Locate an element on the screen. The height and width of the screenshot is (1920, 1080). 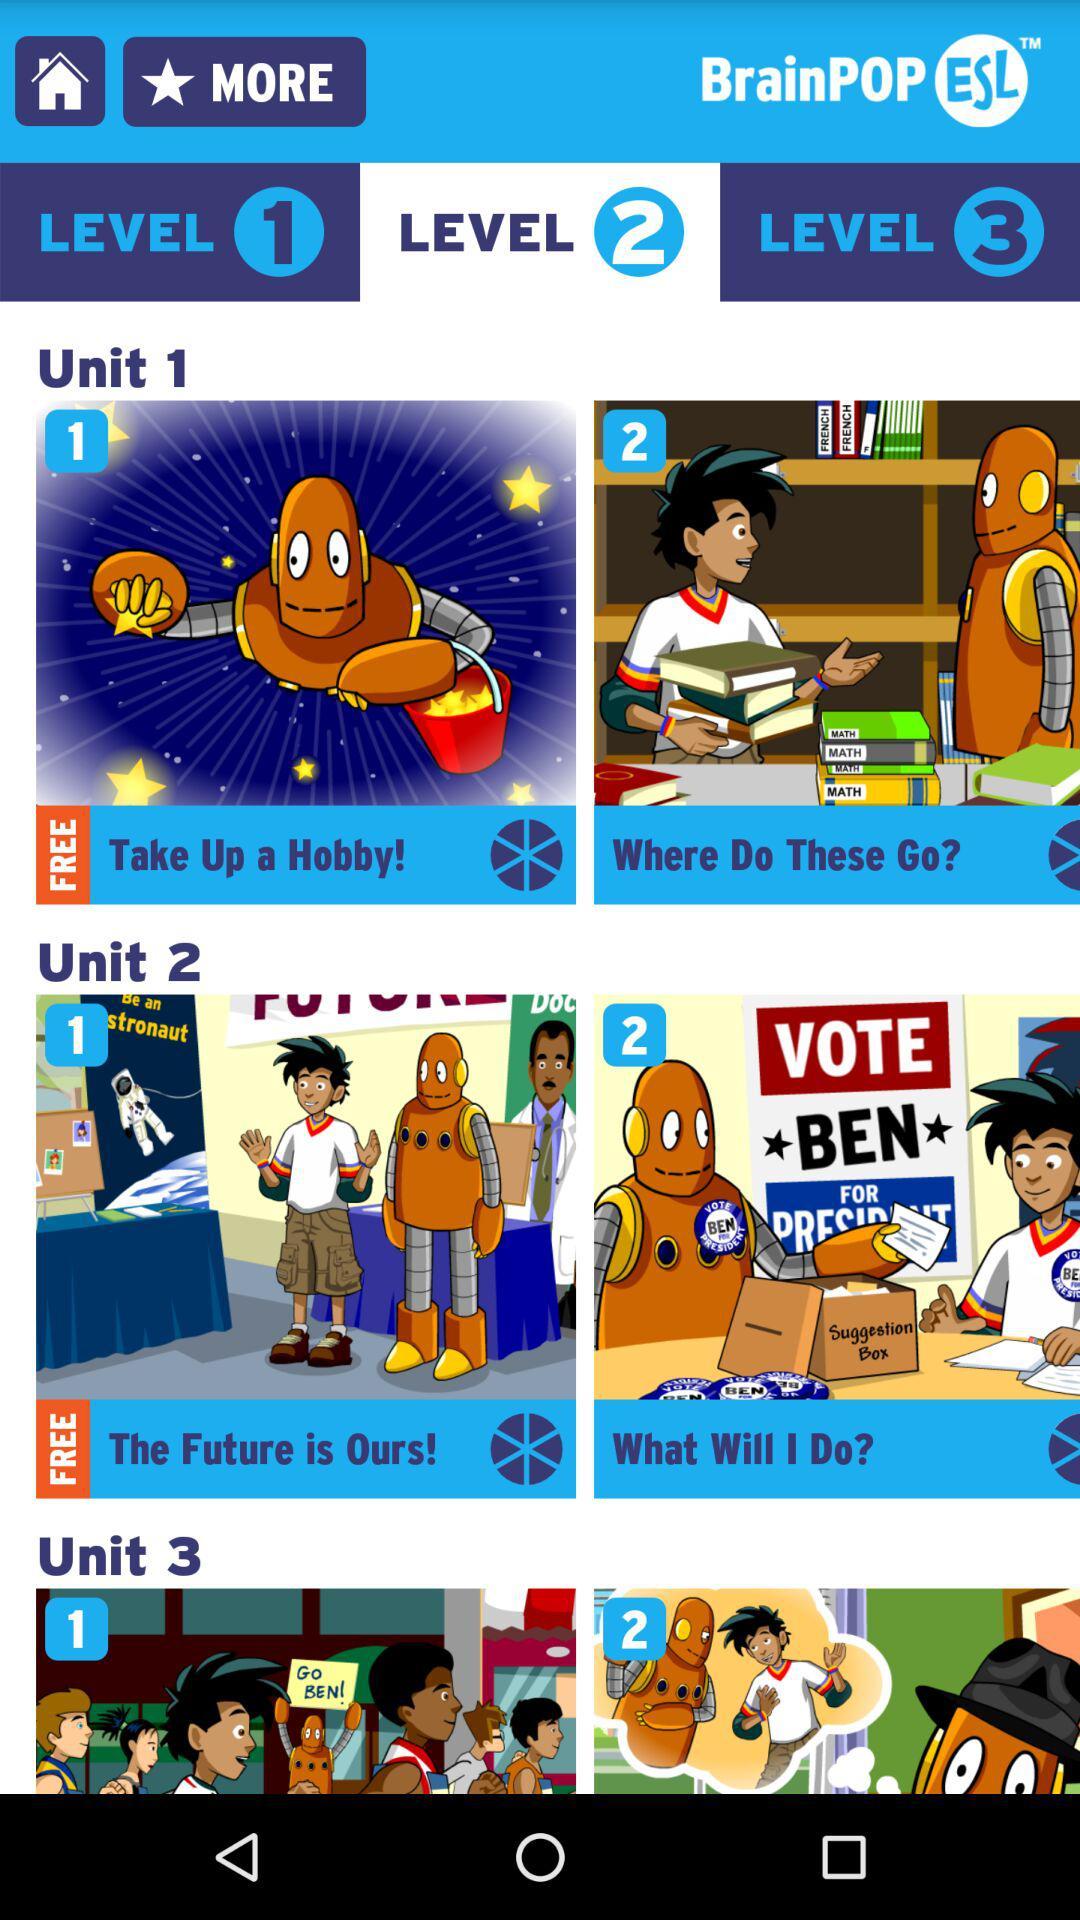
move to the text at the top right corner is located at coordinates (863, 80).